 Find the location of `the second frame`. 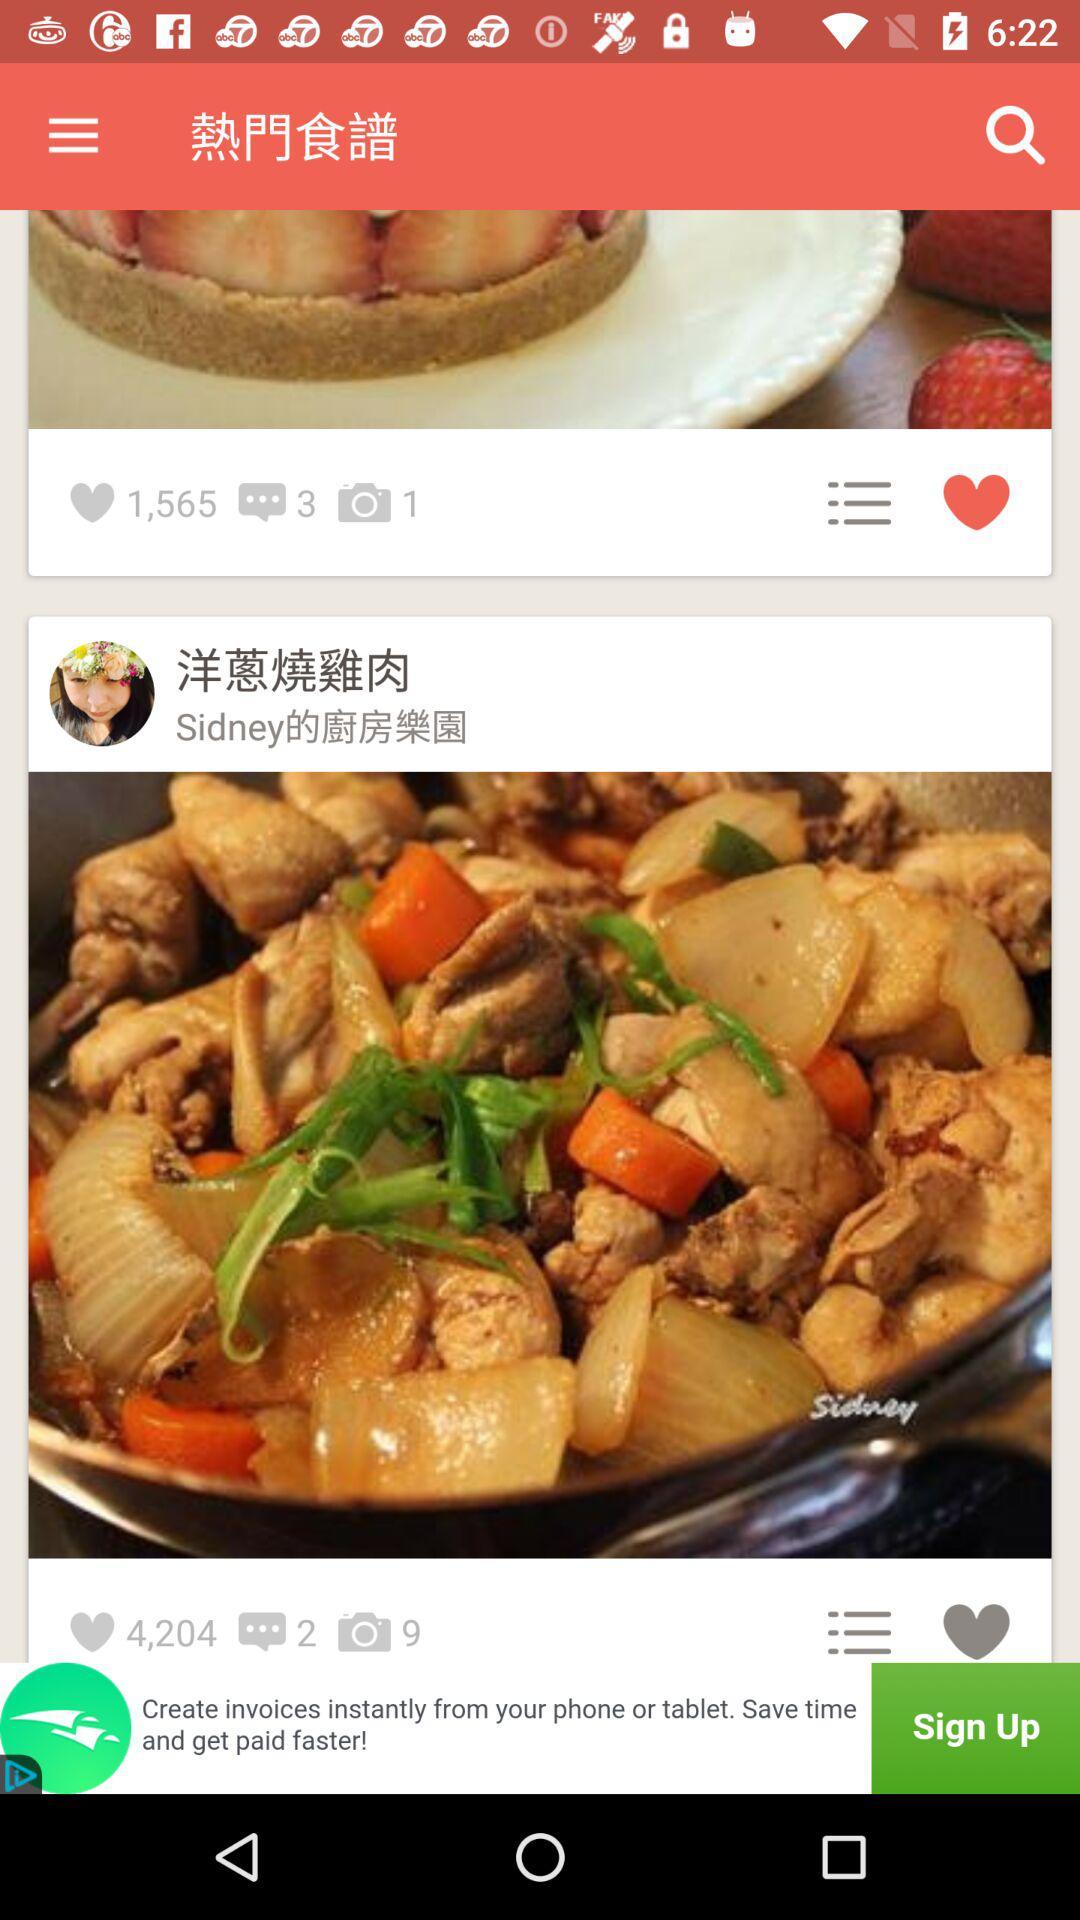

the second frame is located at coordinates (540, 1134).